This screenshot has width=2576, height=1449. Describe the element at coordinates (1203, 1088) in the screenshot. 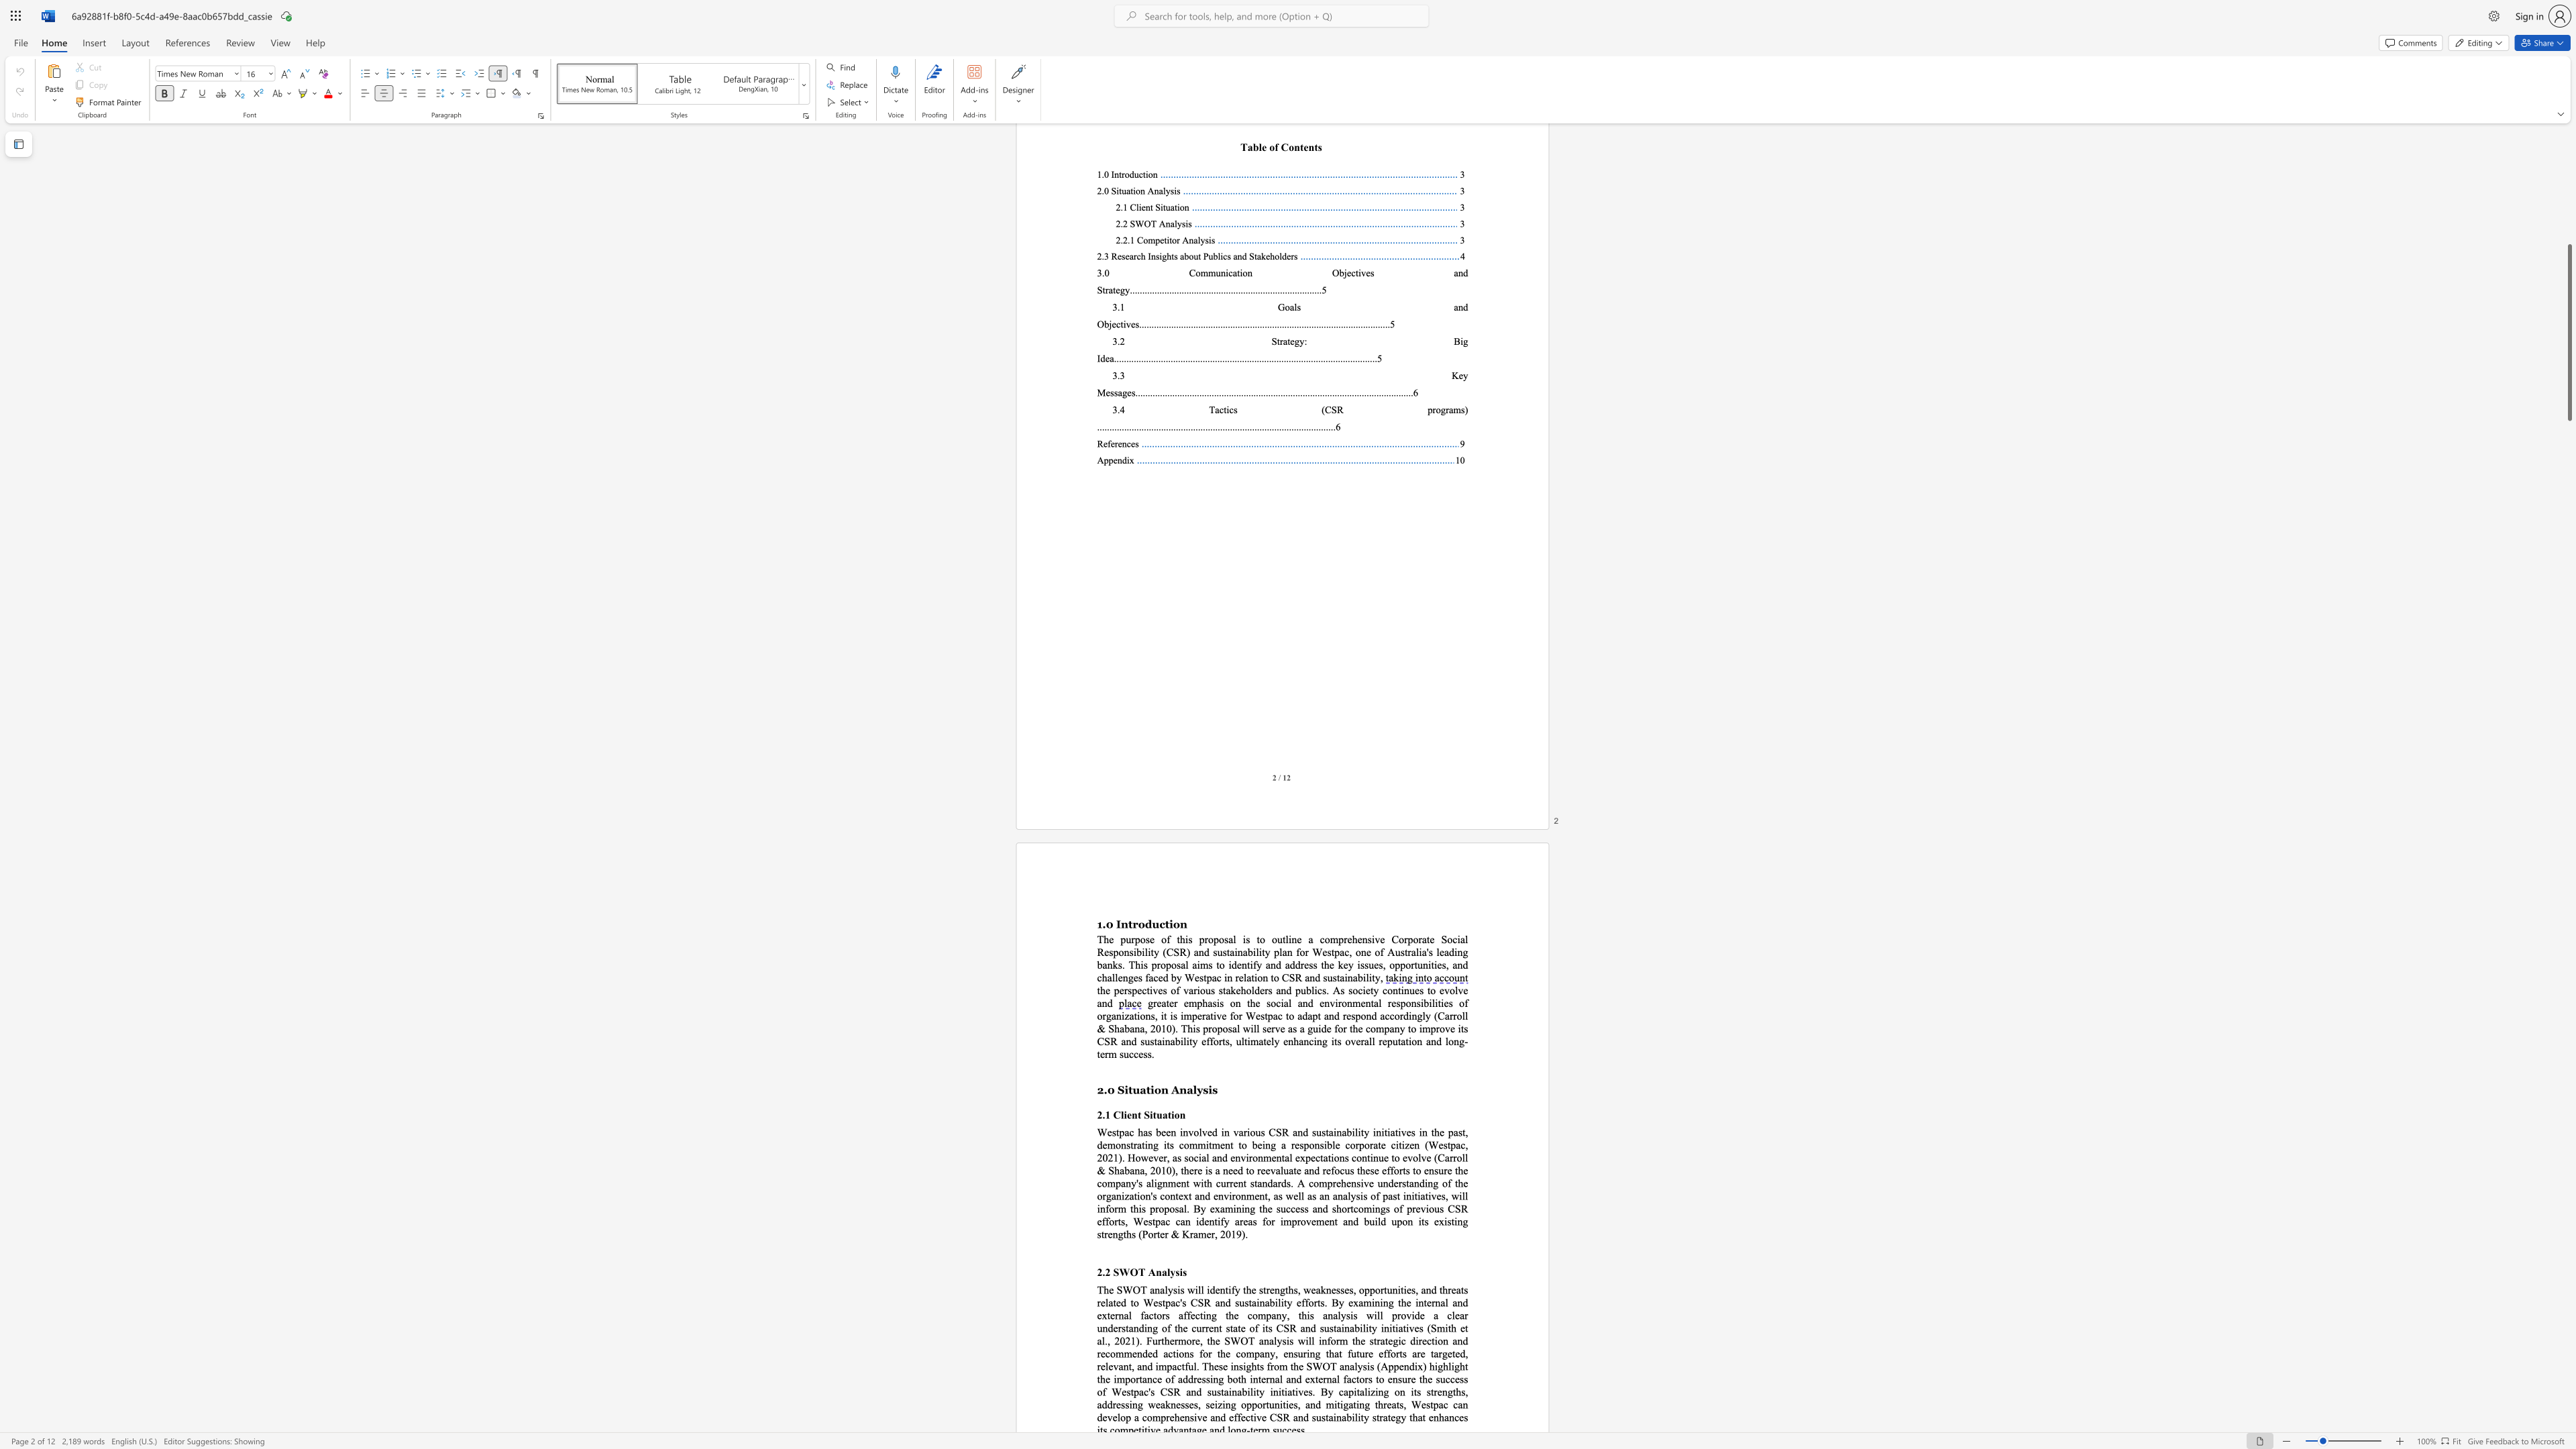

I see `the subset text "sis" within the text "2.0 Situation Analysis"` at that location.